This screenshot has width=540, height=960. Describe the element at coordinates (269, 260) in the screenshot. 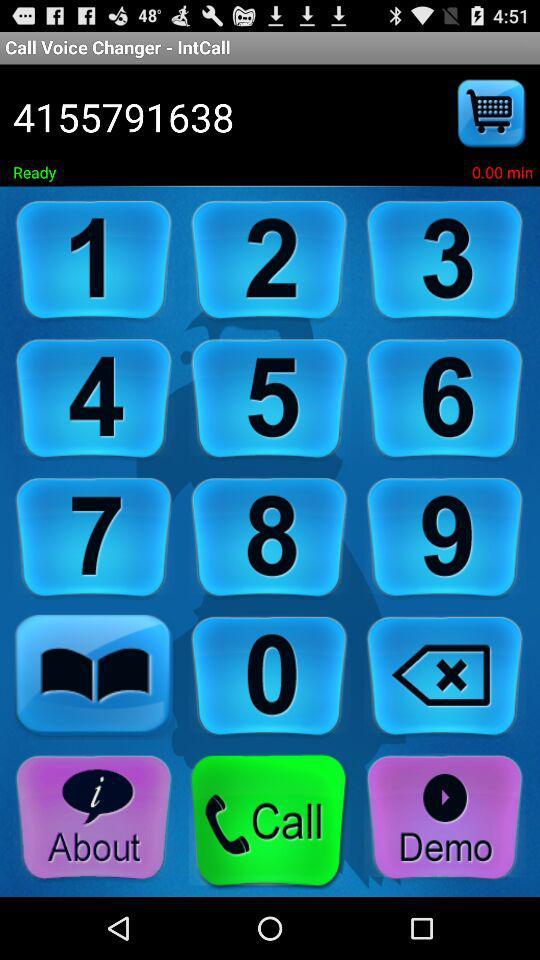

I see `number 2` at that location.